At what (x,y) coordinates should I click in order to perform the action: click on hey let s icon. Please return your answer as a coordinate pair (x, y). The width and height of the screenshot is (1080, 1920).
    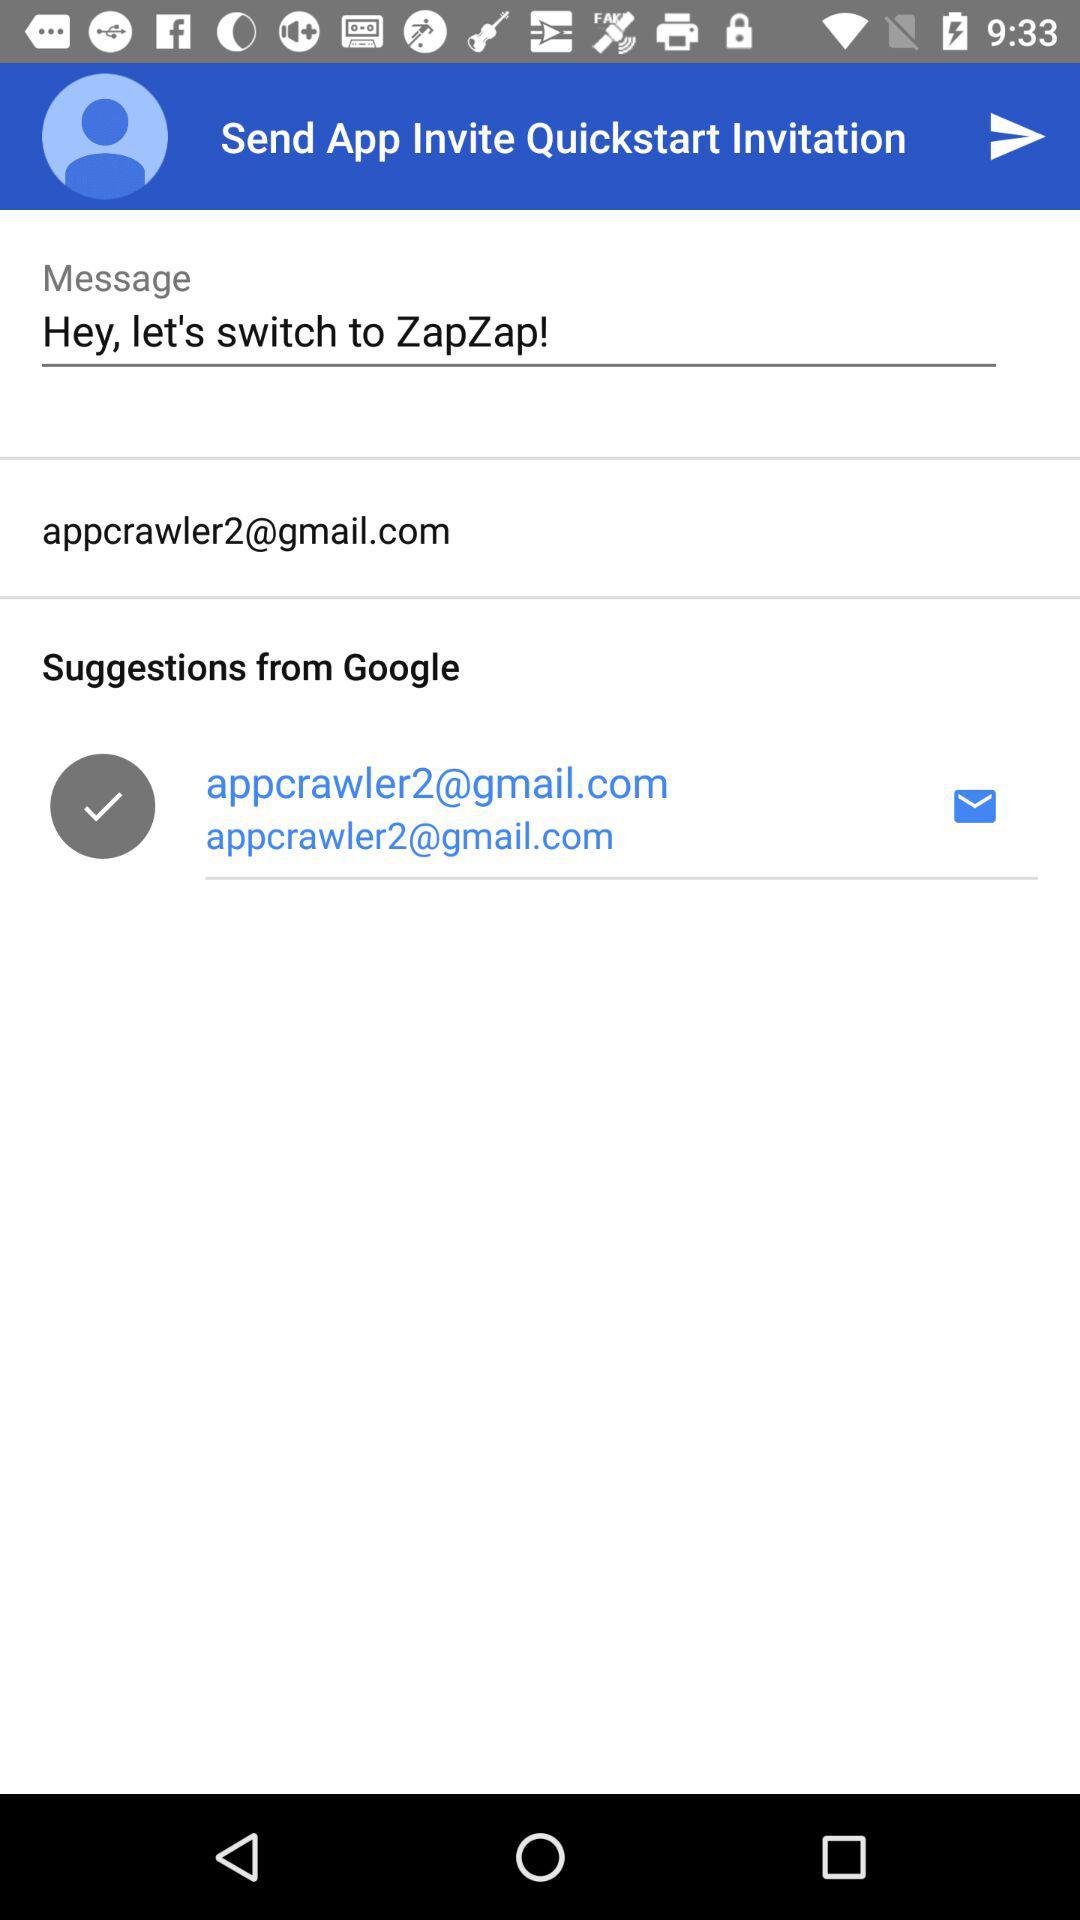
    Looking at the image, I should click on (518, 330).